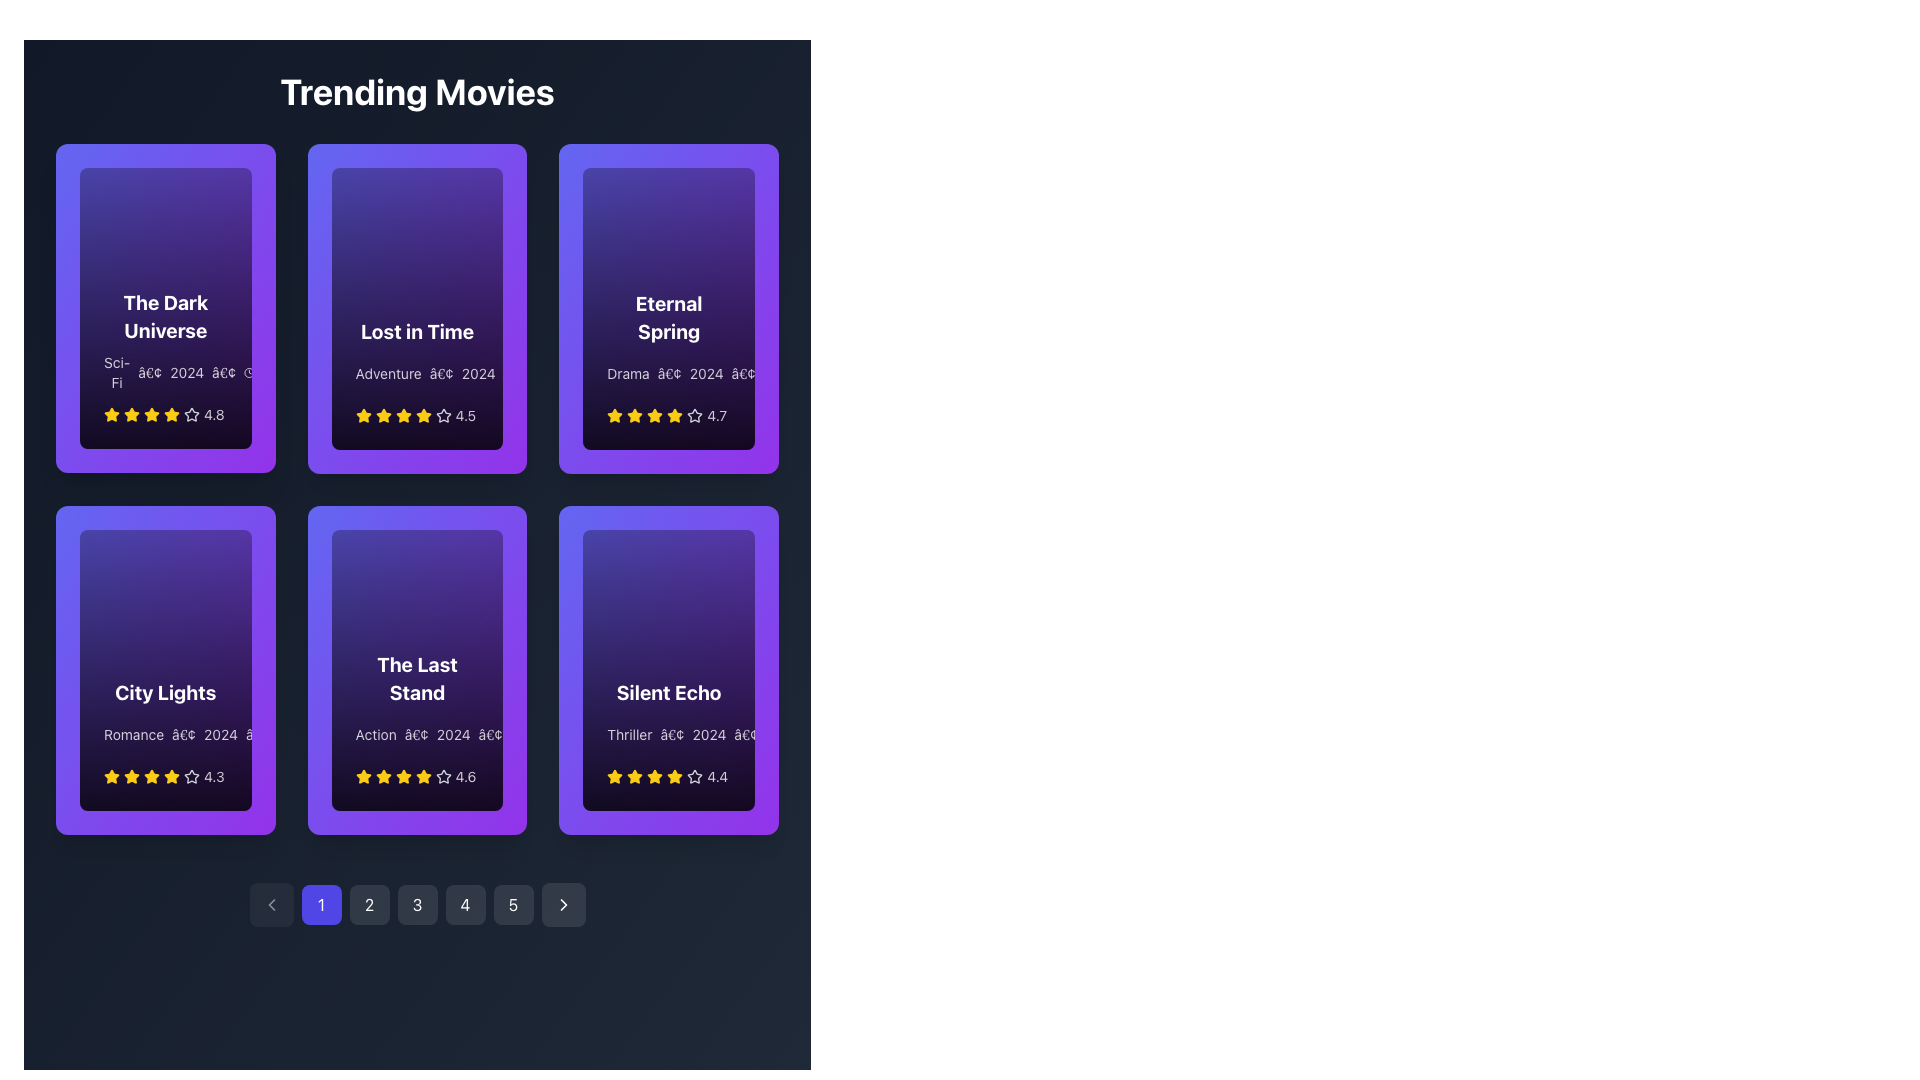 This screenshot has height=1080, width=1920. Describe the element at coordinates (172, 414) in the screenshot. I see `the bright yellow five-pointed star icon in the rating section of 'The Dark Universe' card, which is the sixth star in a horizontal sequence` at that location.